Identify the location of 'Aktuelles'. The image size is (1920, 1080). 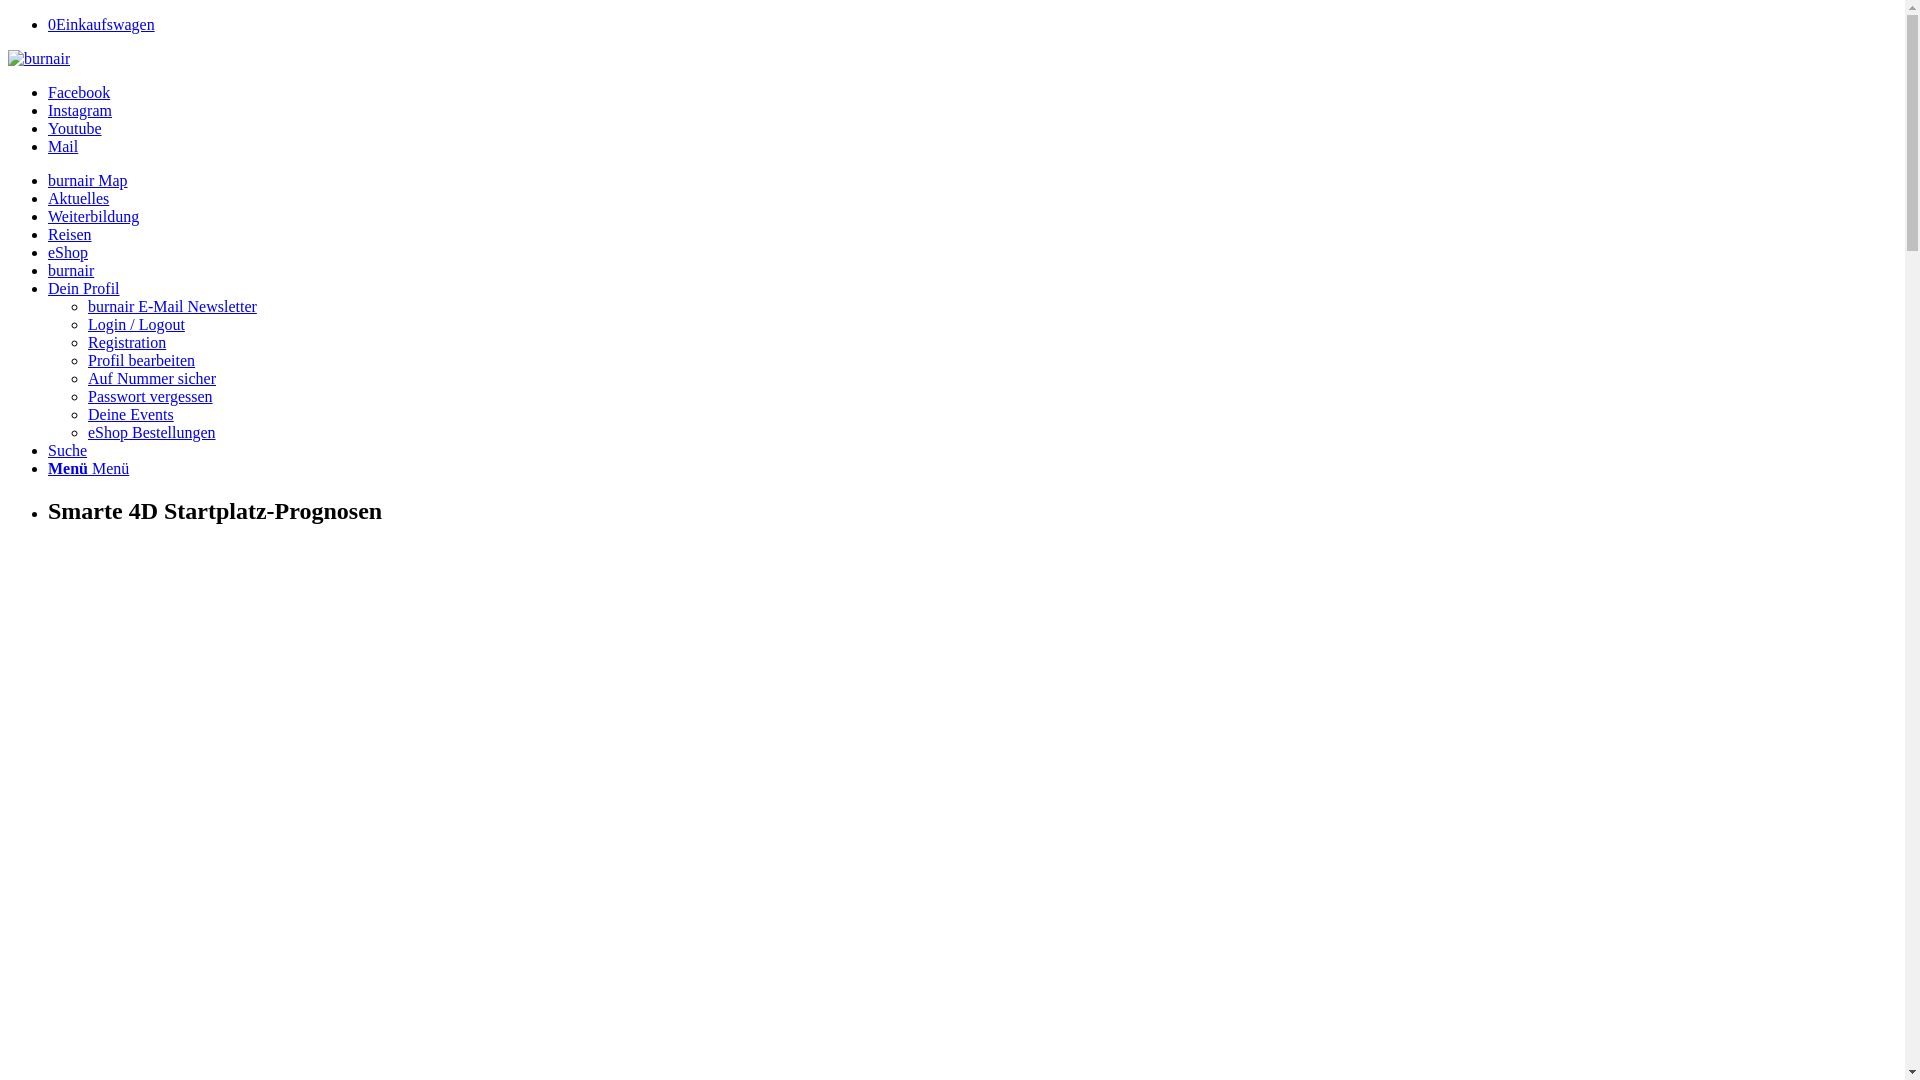
(78, 198).